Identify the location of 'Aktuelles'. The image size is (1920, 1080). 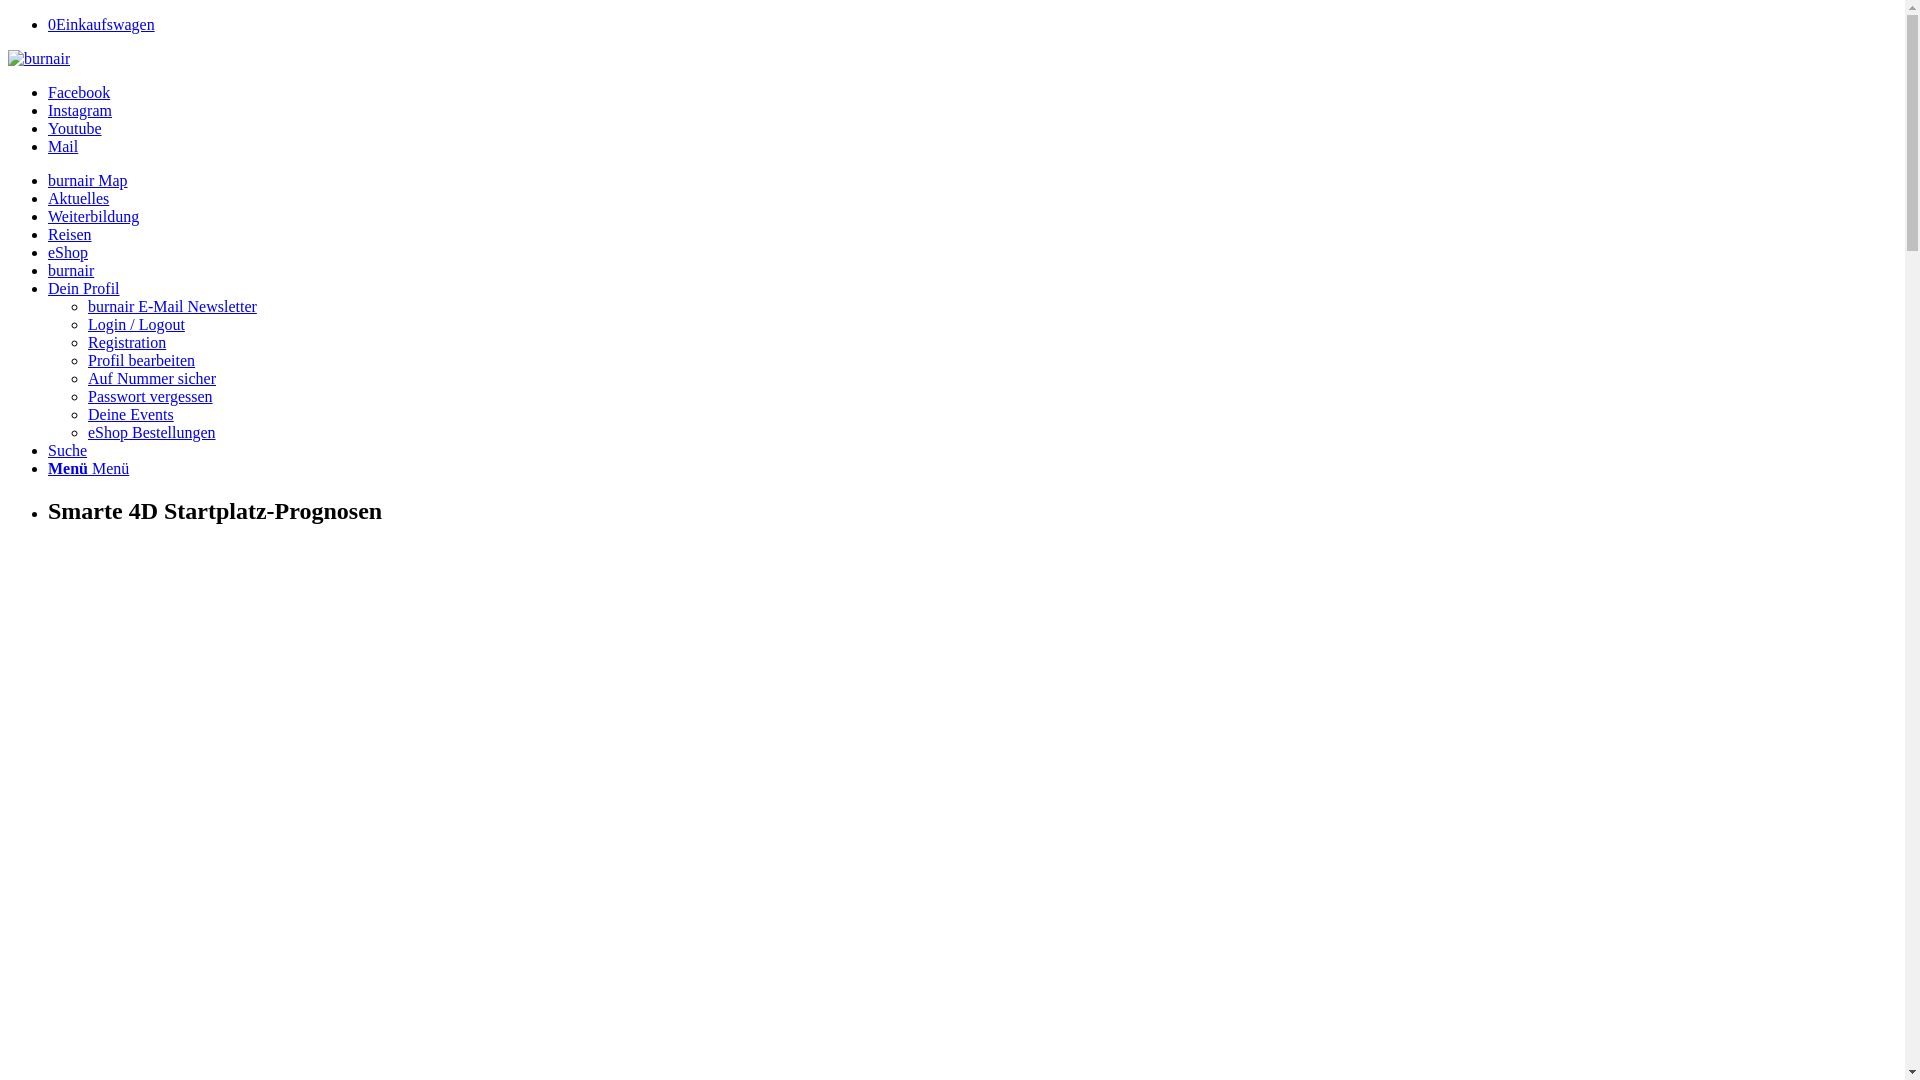
(78, 198).